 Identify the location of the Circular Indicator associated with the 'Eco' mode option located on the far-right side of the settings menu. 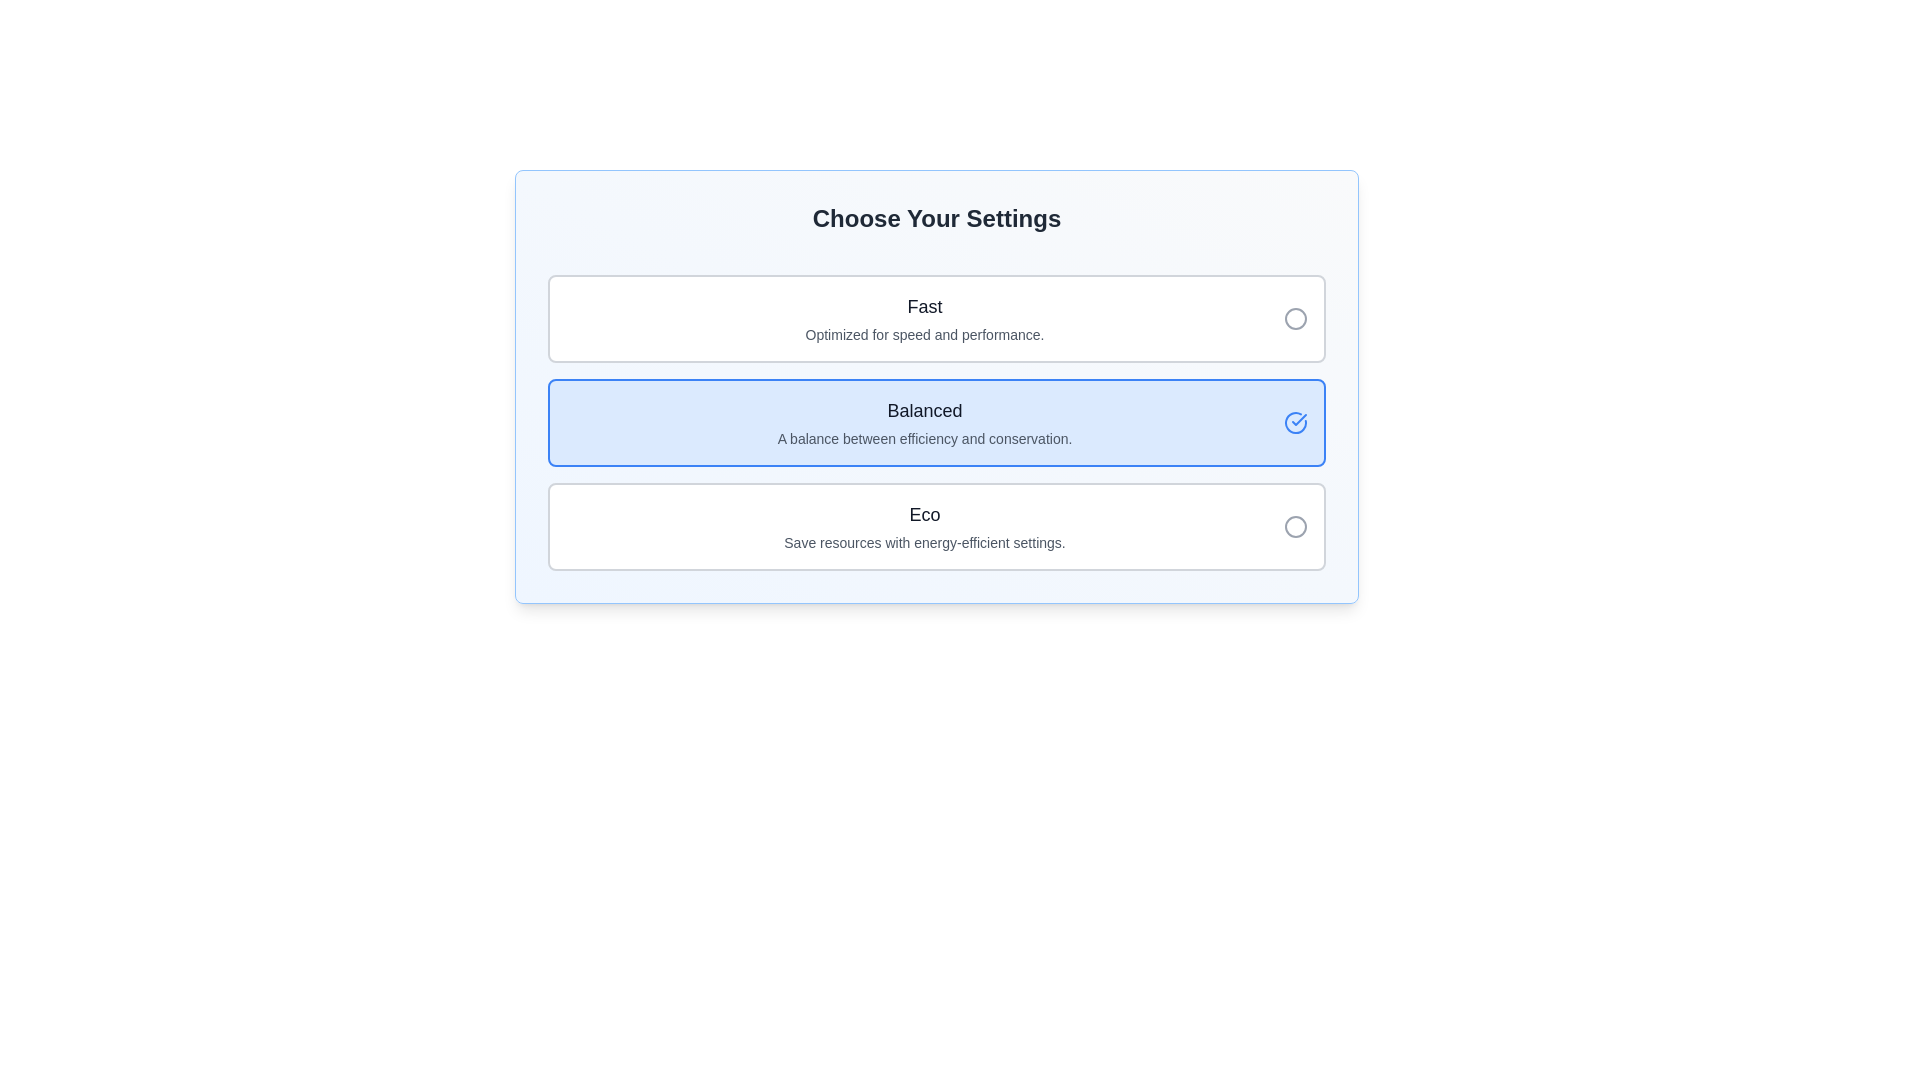
(1296, 526).